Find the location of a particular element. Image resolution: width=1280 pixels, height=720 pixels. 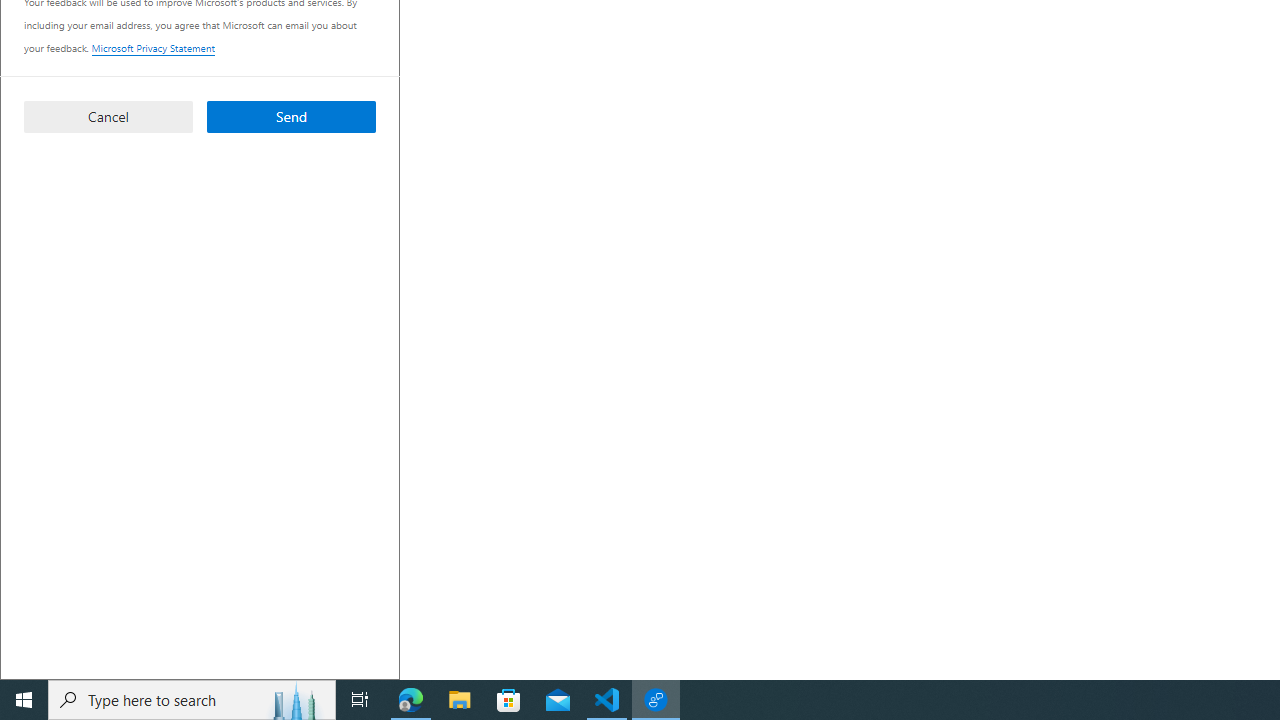

'Cancel' is located at coordinates (107, 116).